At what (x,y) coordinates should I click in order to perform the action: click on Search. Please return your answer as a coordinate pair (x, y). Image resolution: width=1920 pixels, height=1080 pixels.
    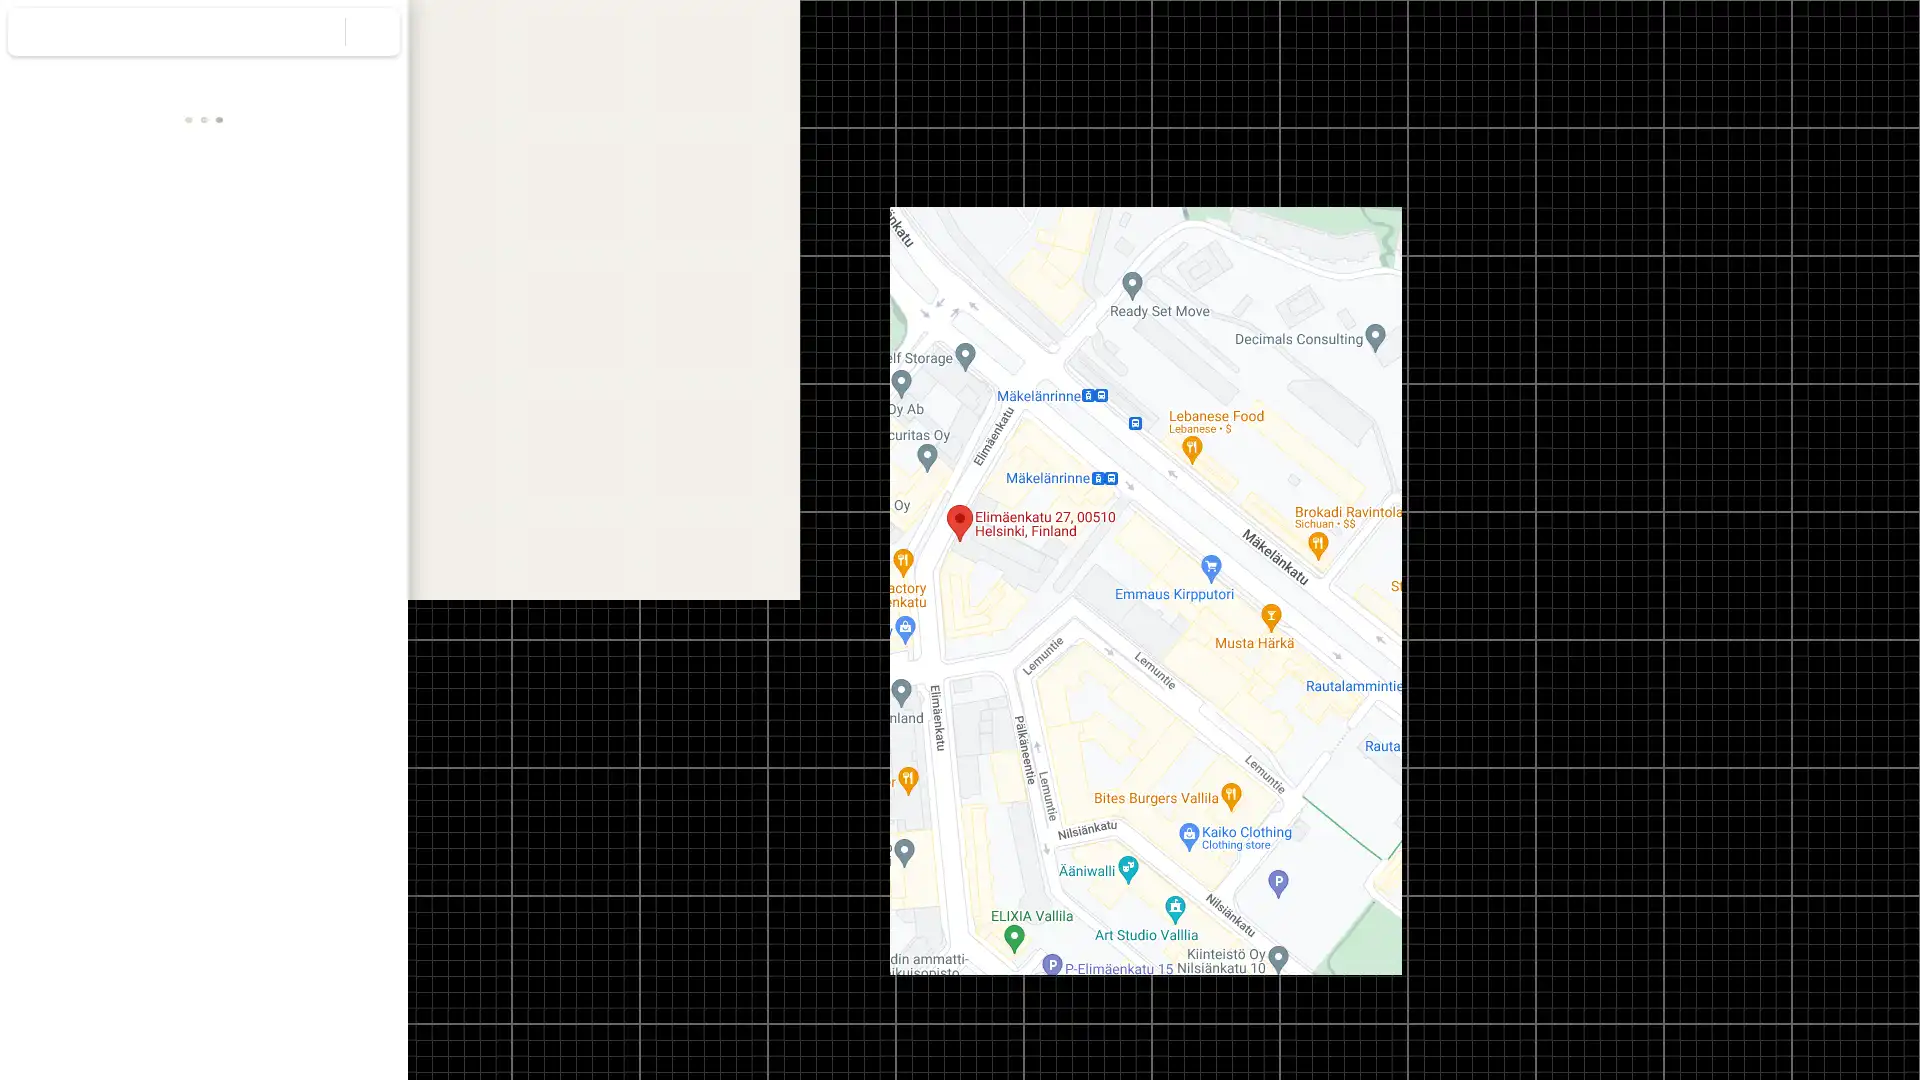
    Looking at the image, I should click on (317, 31).